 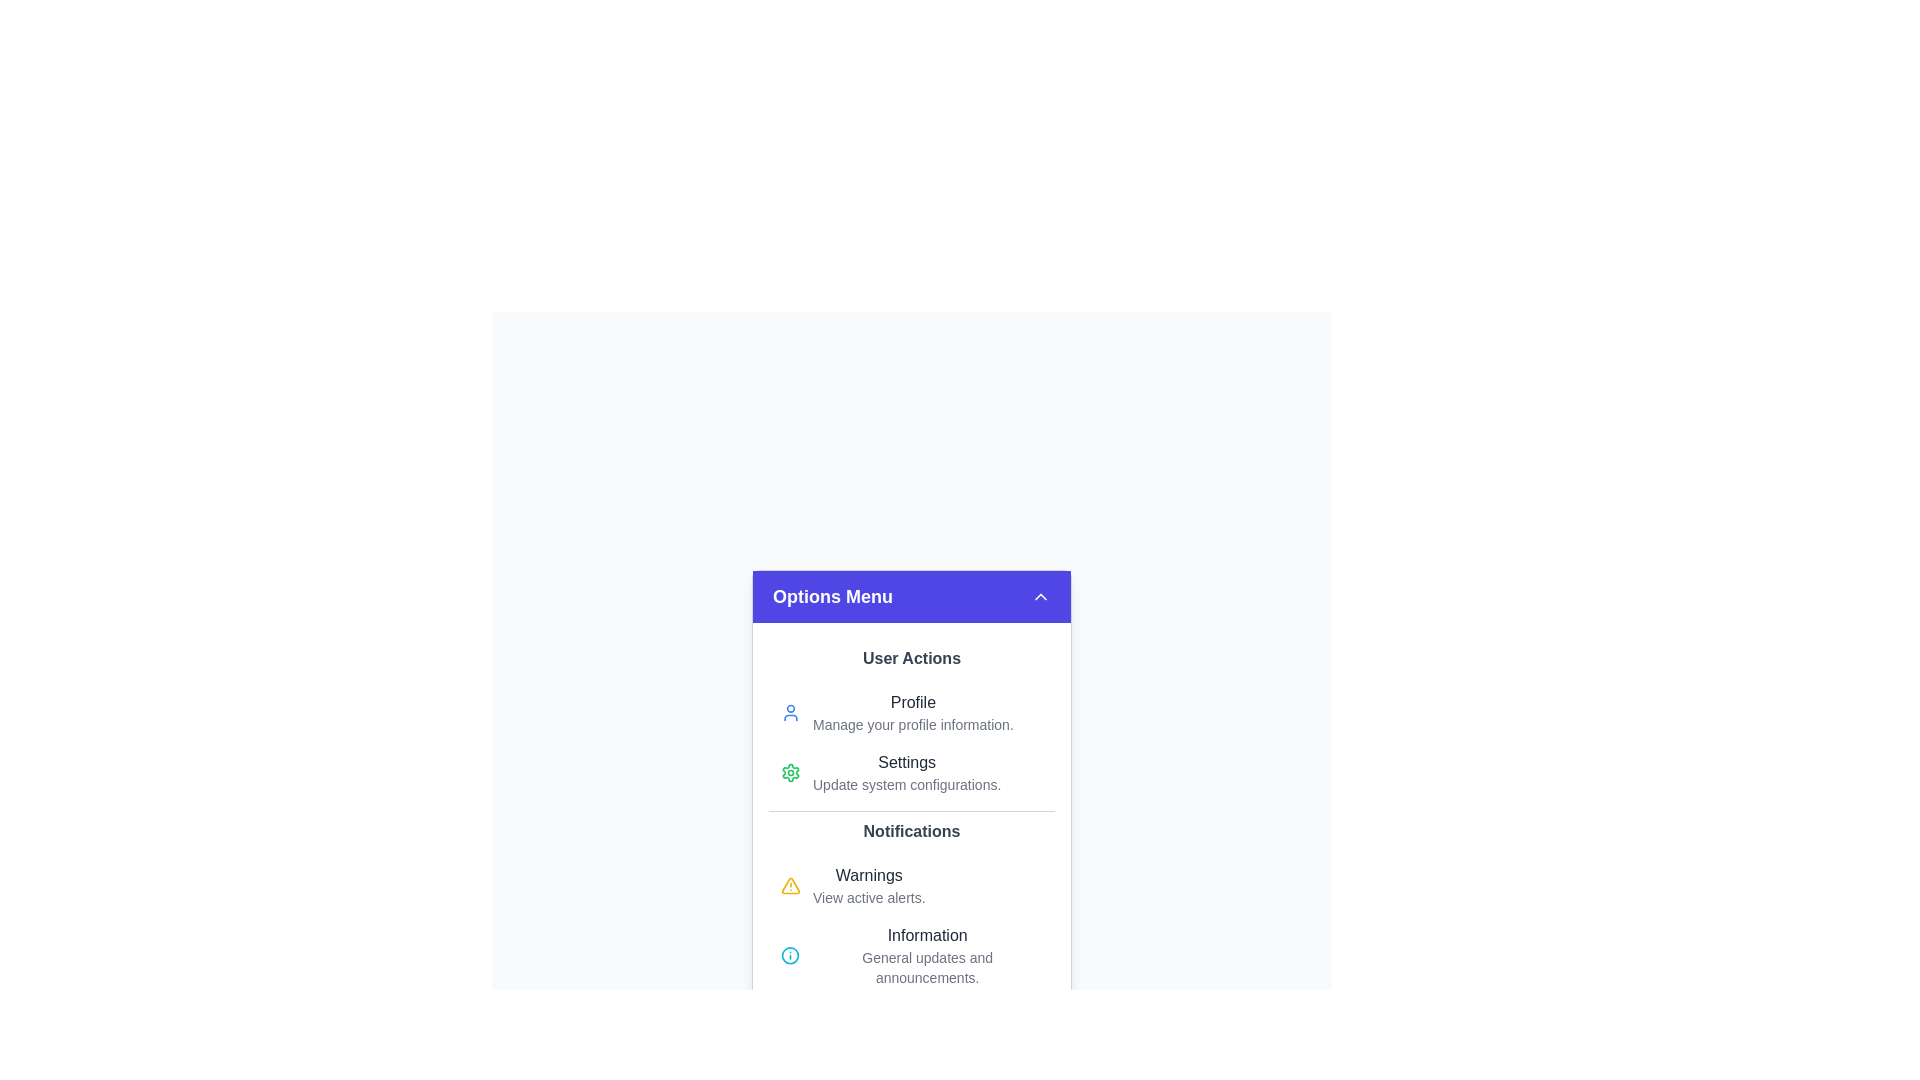 What do you see at coordinates (1040, 596) in the screenshot?
I see `the downward chevron icon on the far-right end of the 'Options Menu' header bar` at bounding box center [1040, 596].